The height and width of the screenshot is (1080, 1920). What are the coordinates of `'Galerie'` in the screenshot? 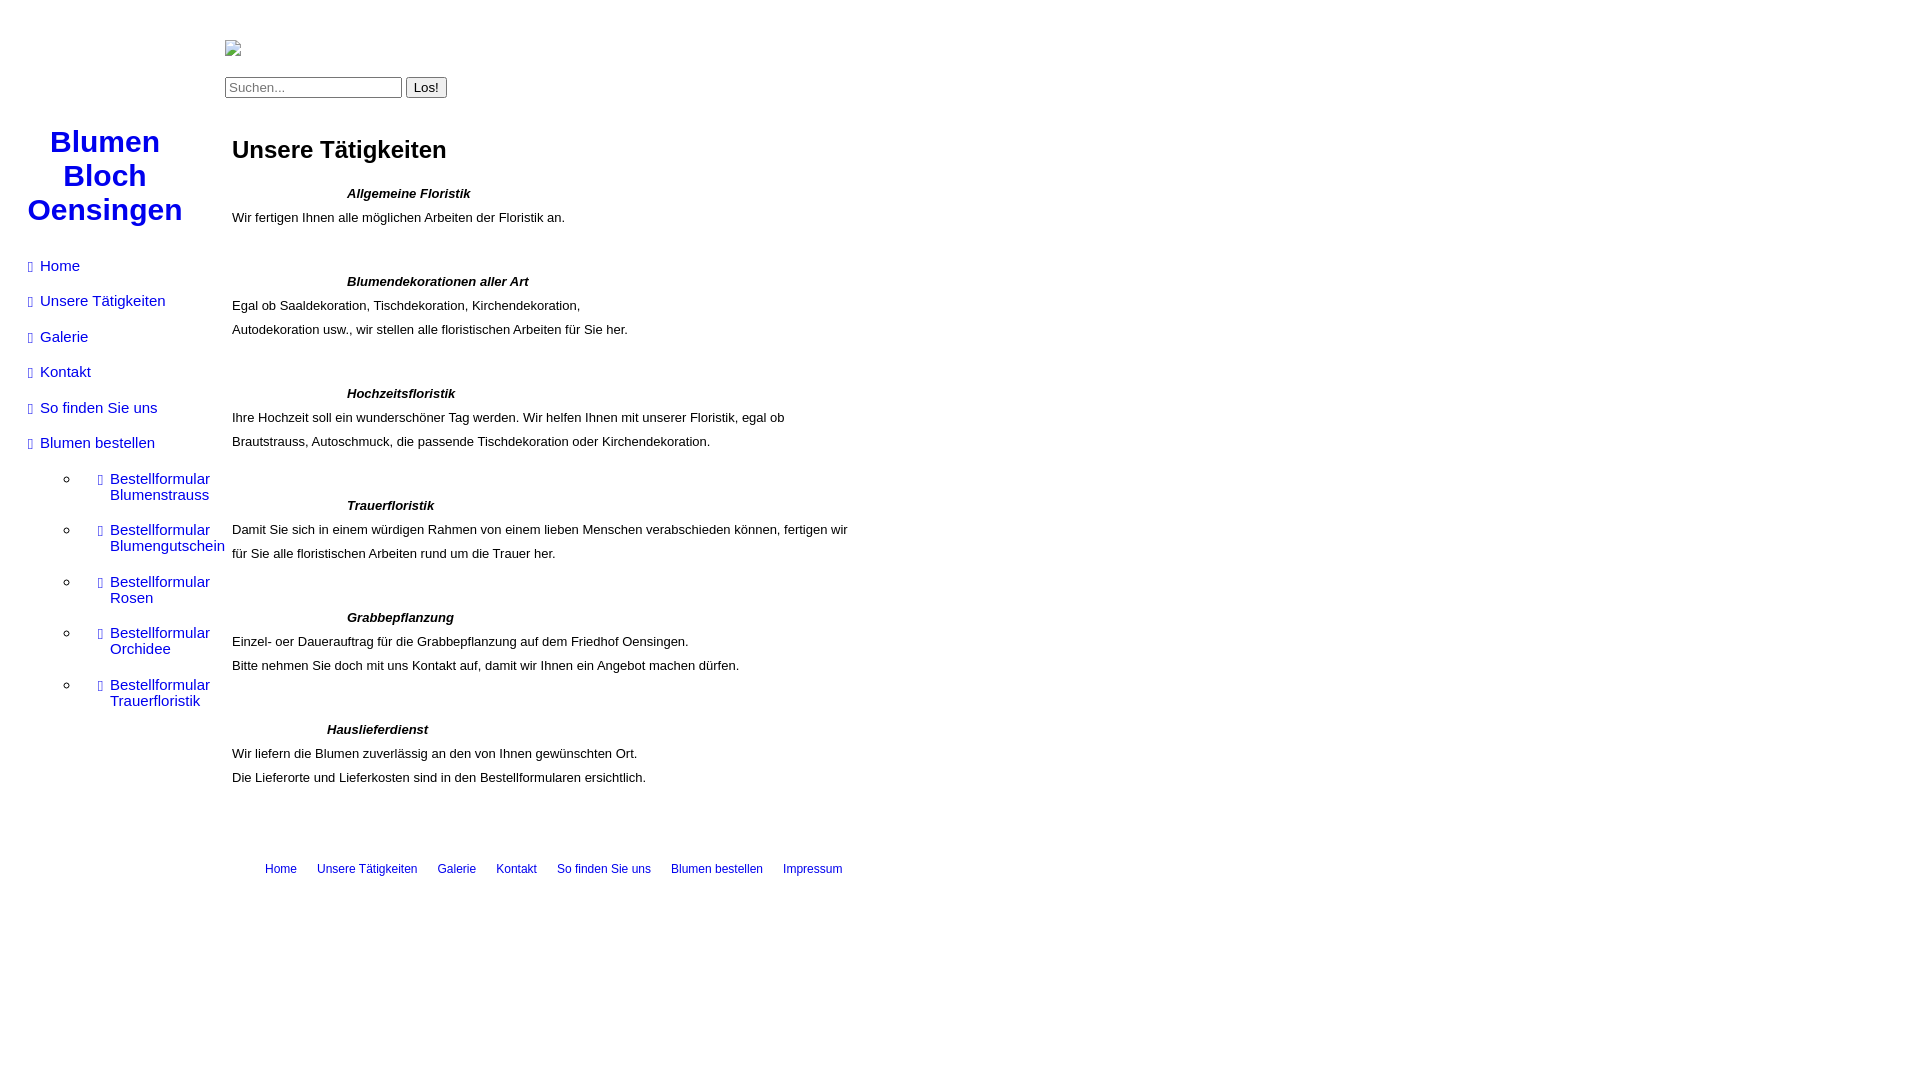 It's located at (456, 867).